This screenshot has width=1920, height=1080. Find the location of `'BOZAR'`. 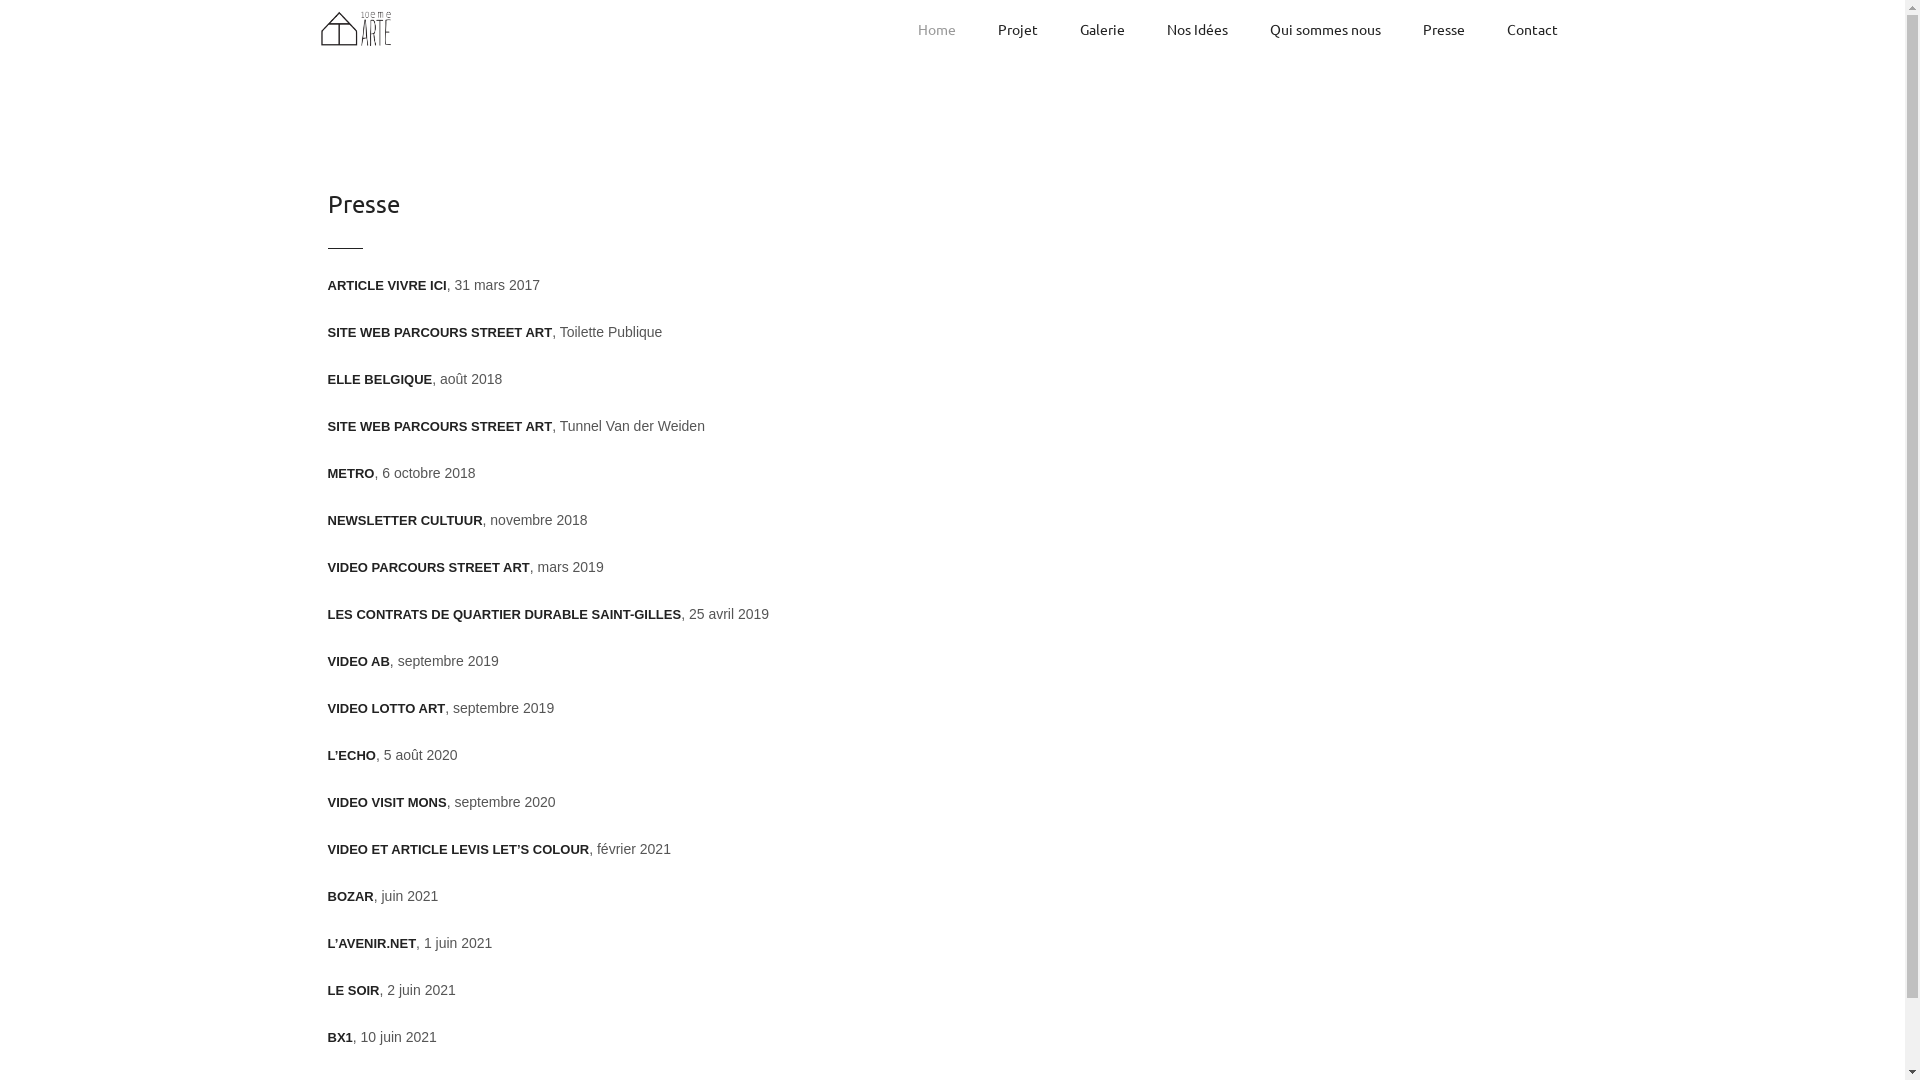

'BOZAR' is located at coordinates (327, 895).